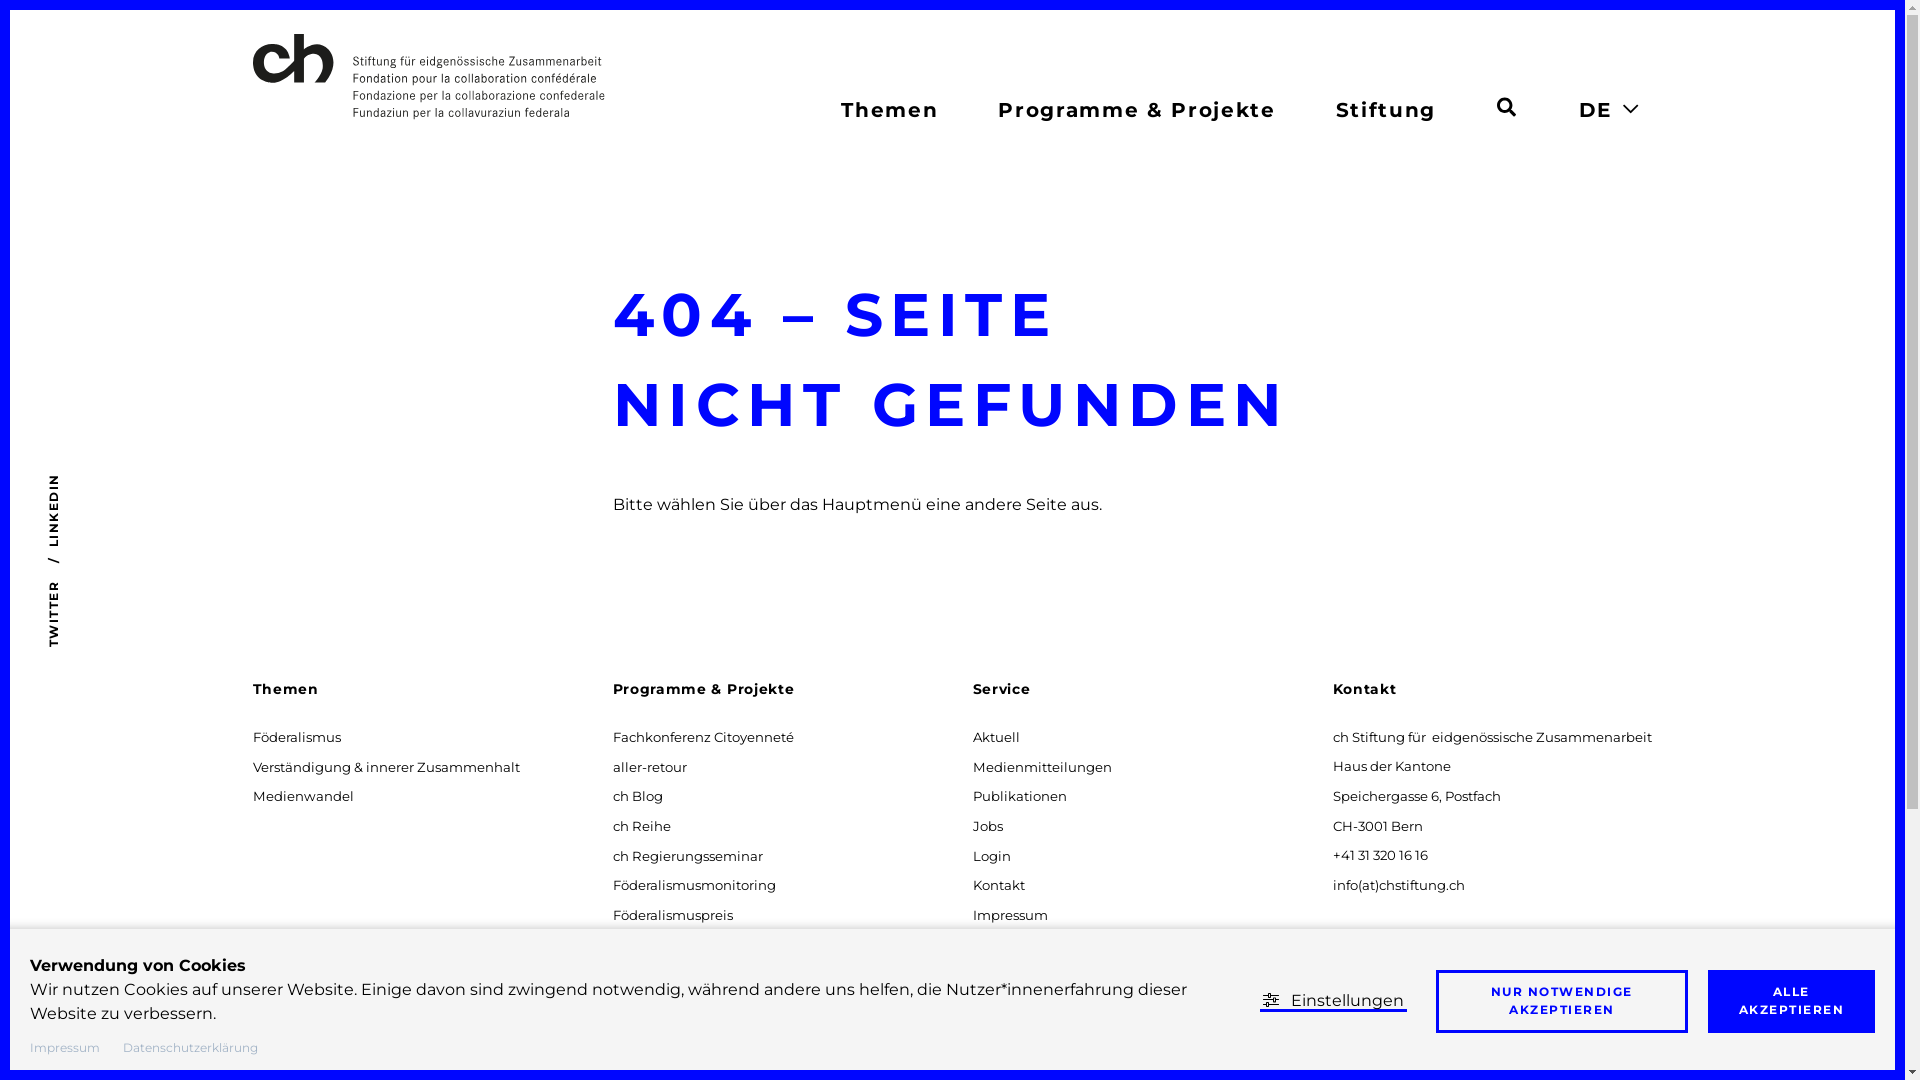 The width and height of the screenshot is (1920, 1080). Describe the element at coordinates (65, 1045) in the screenshot. I see `'Impressum'` at that location.